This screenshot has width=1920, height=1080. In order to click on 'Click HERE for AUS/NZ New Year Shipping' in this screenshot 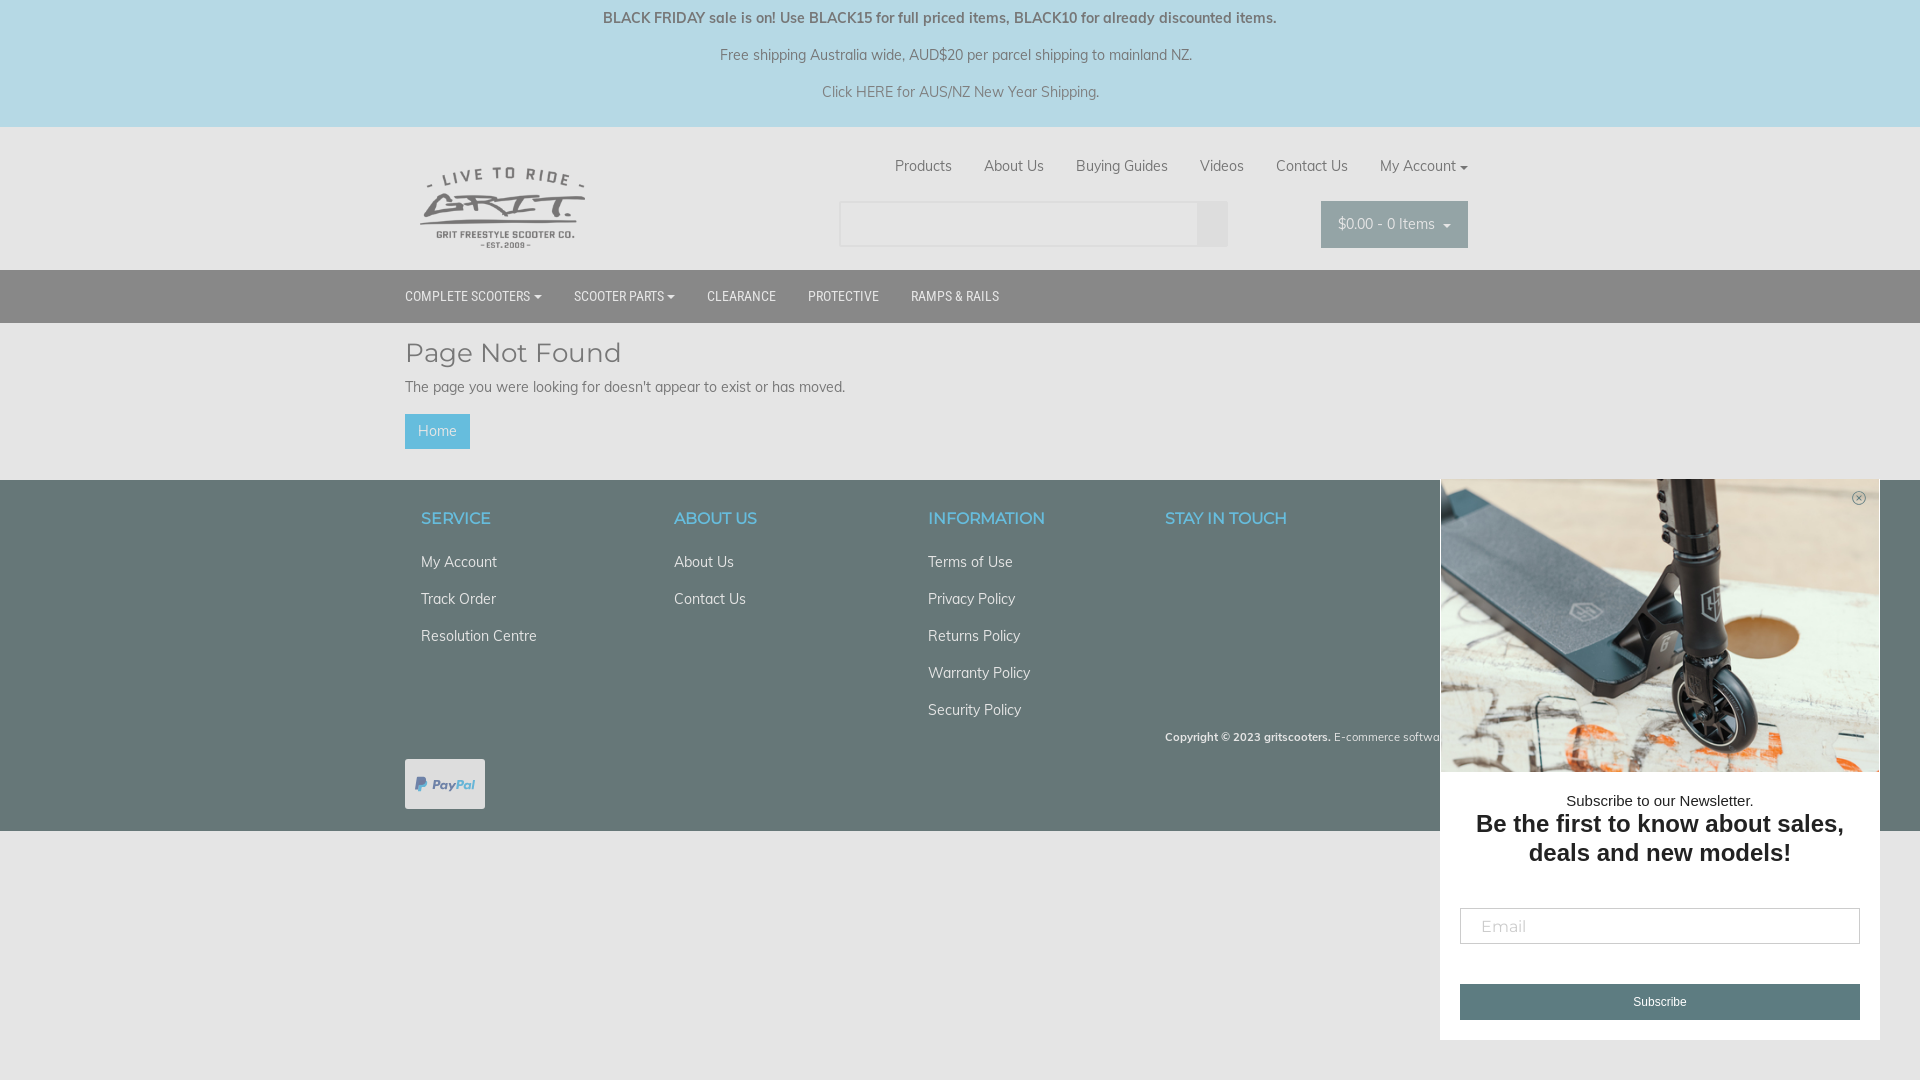, I will do `click(821, 92)`.